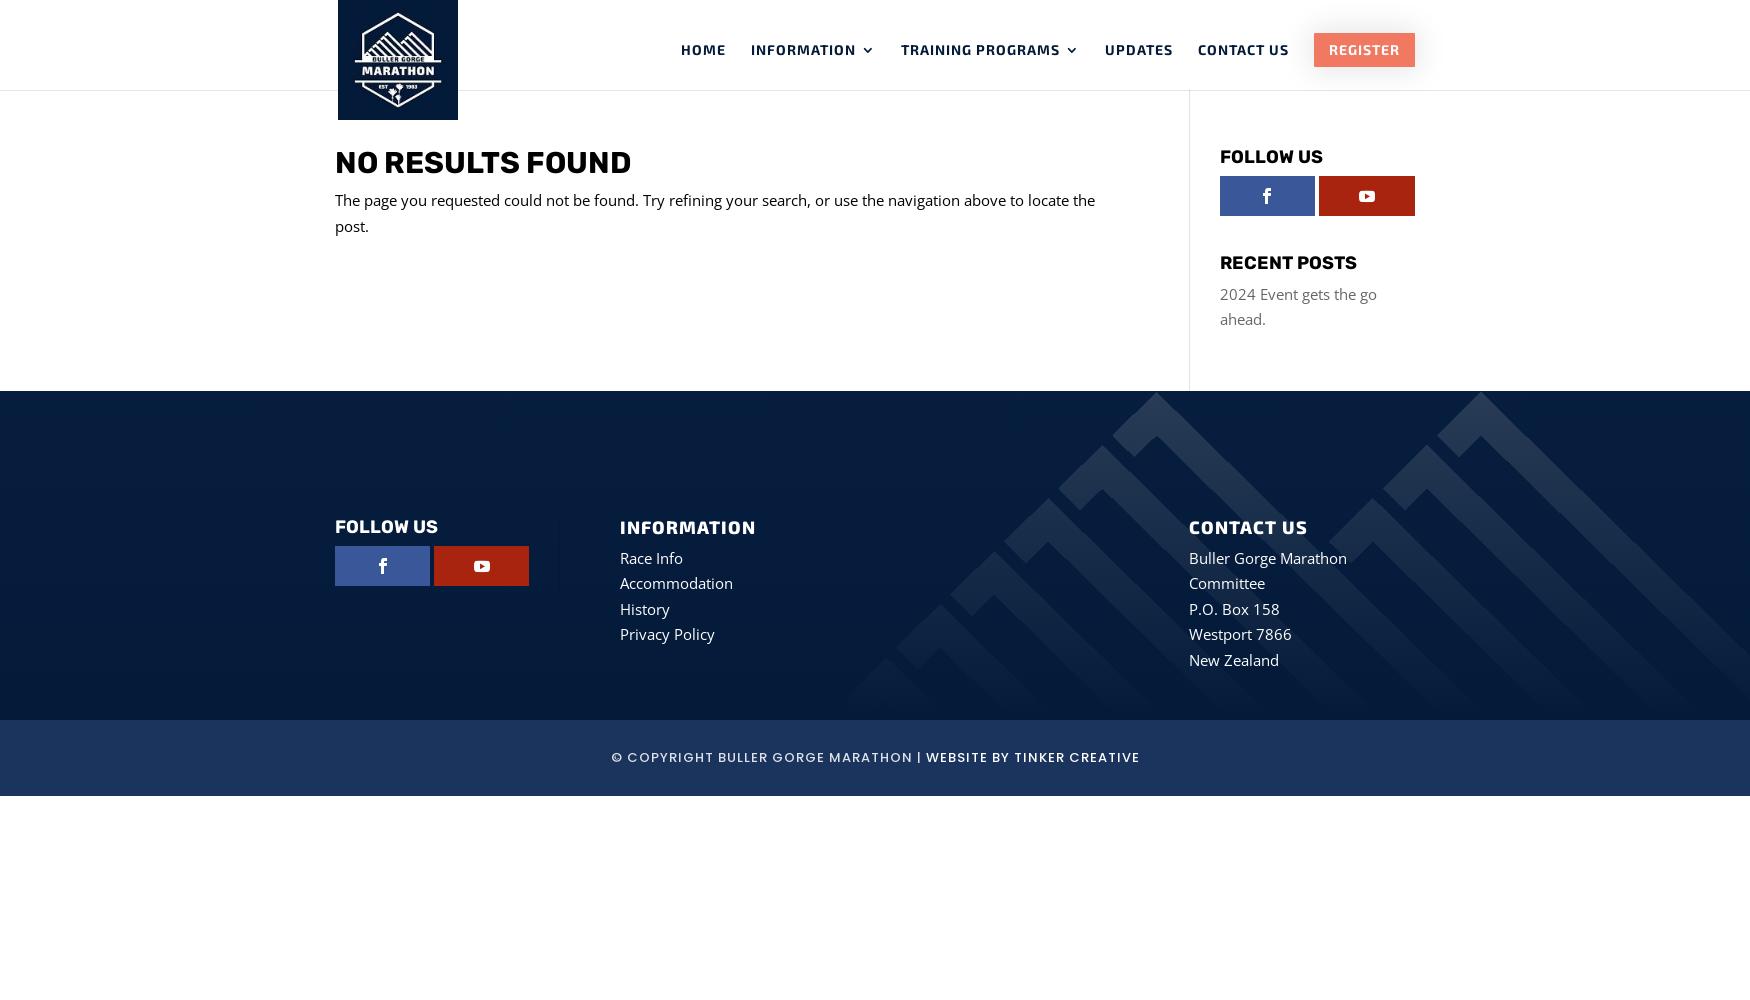 This screenshot has width=1750, height=1000. What do you see at coordinates (1104, 49) in the screenshot?
I see `'Updates'` at bounding box center [1104, 49].